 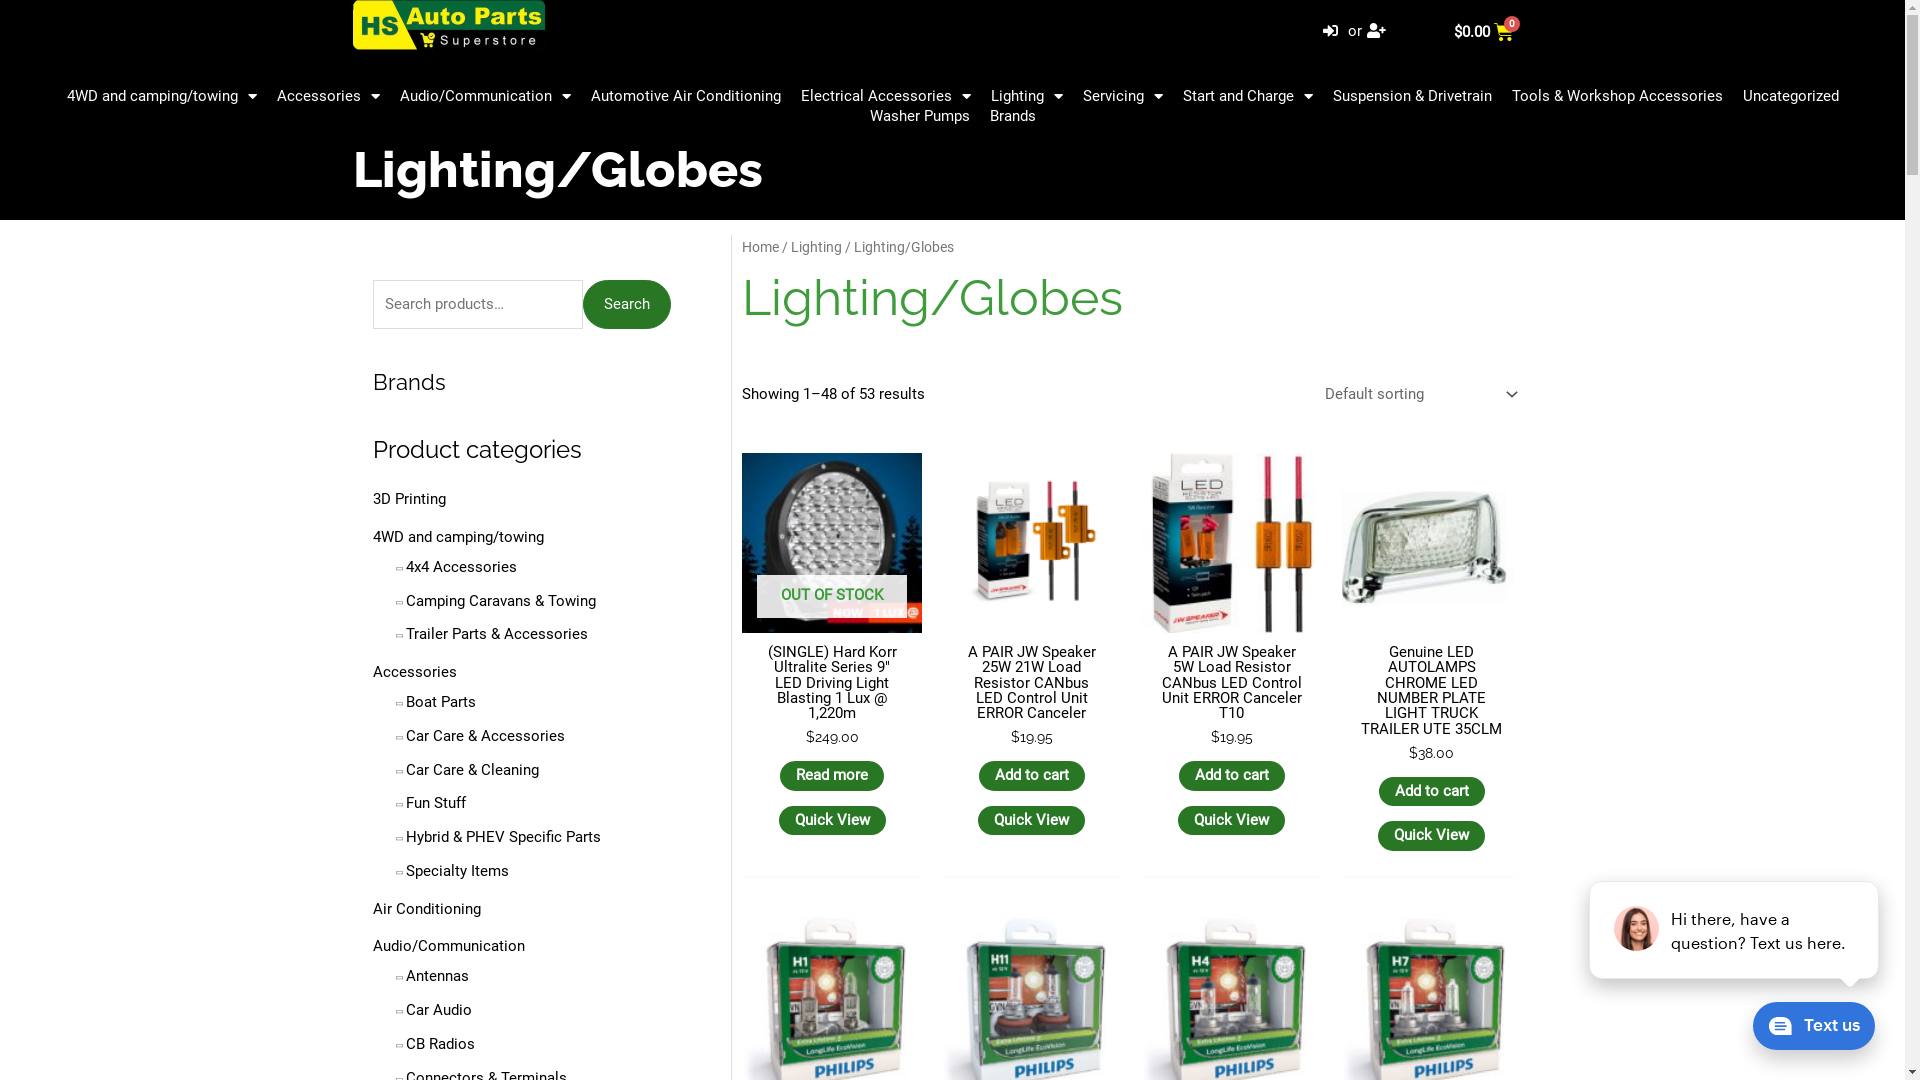 I want to click on 'Lighting', so click(x=816, y=245).